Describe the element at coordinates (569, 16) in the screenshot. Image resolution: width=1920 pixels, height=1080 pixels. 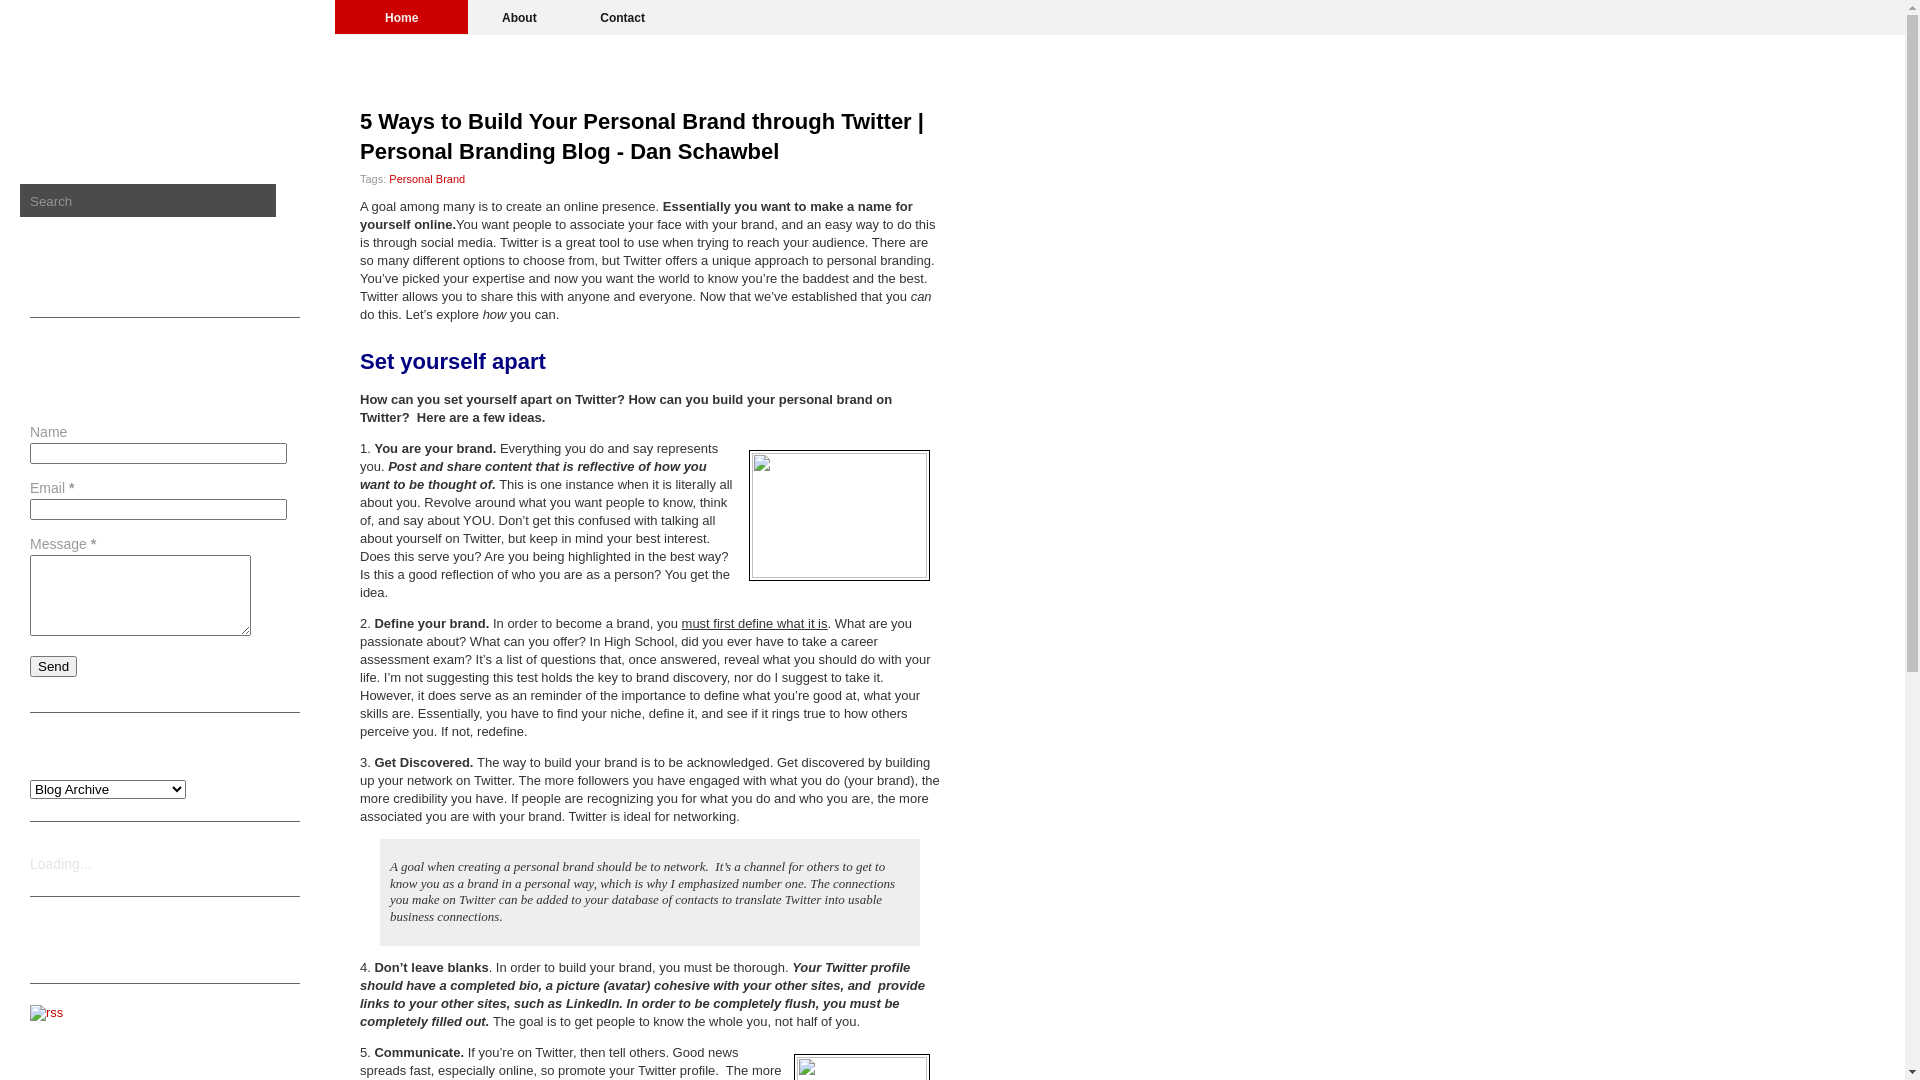
I see `'Contact'` at that location.